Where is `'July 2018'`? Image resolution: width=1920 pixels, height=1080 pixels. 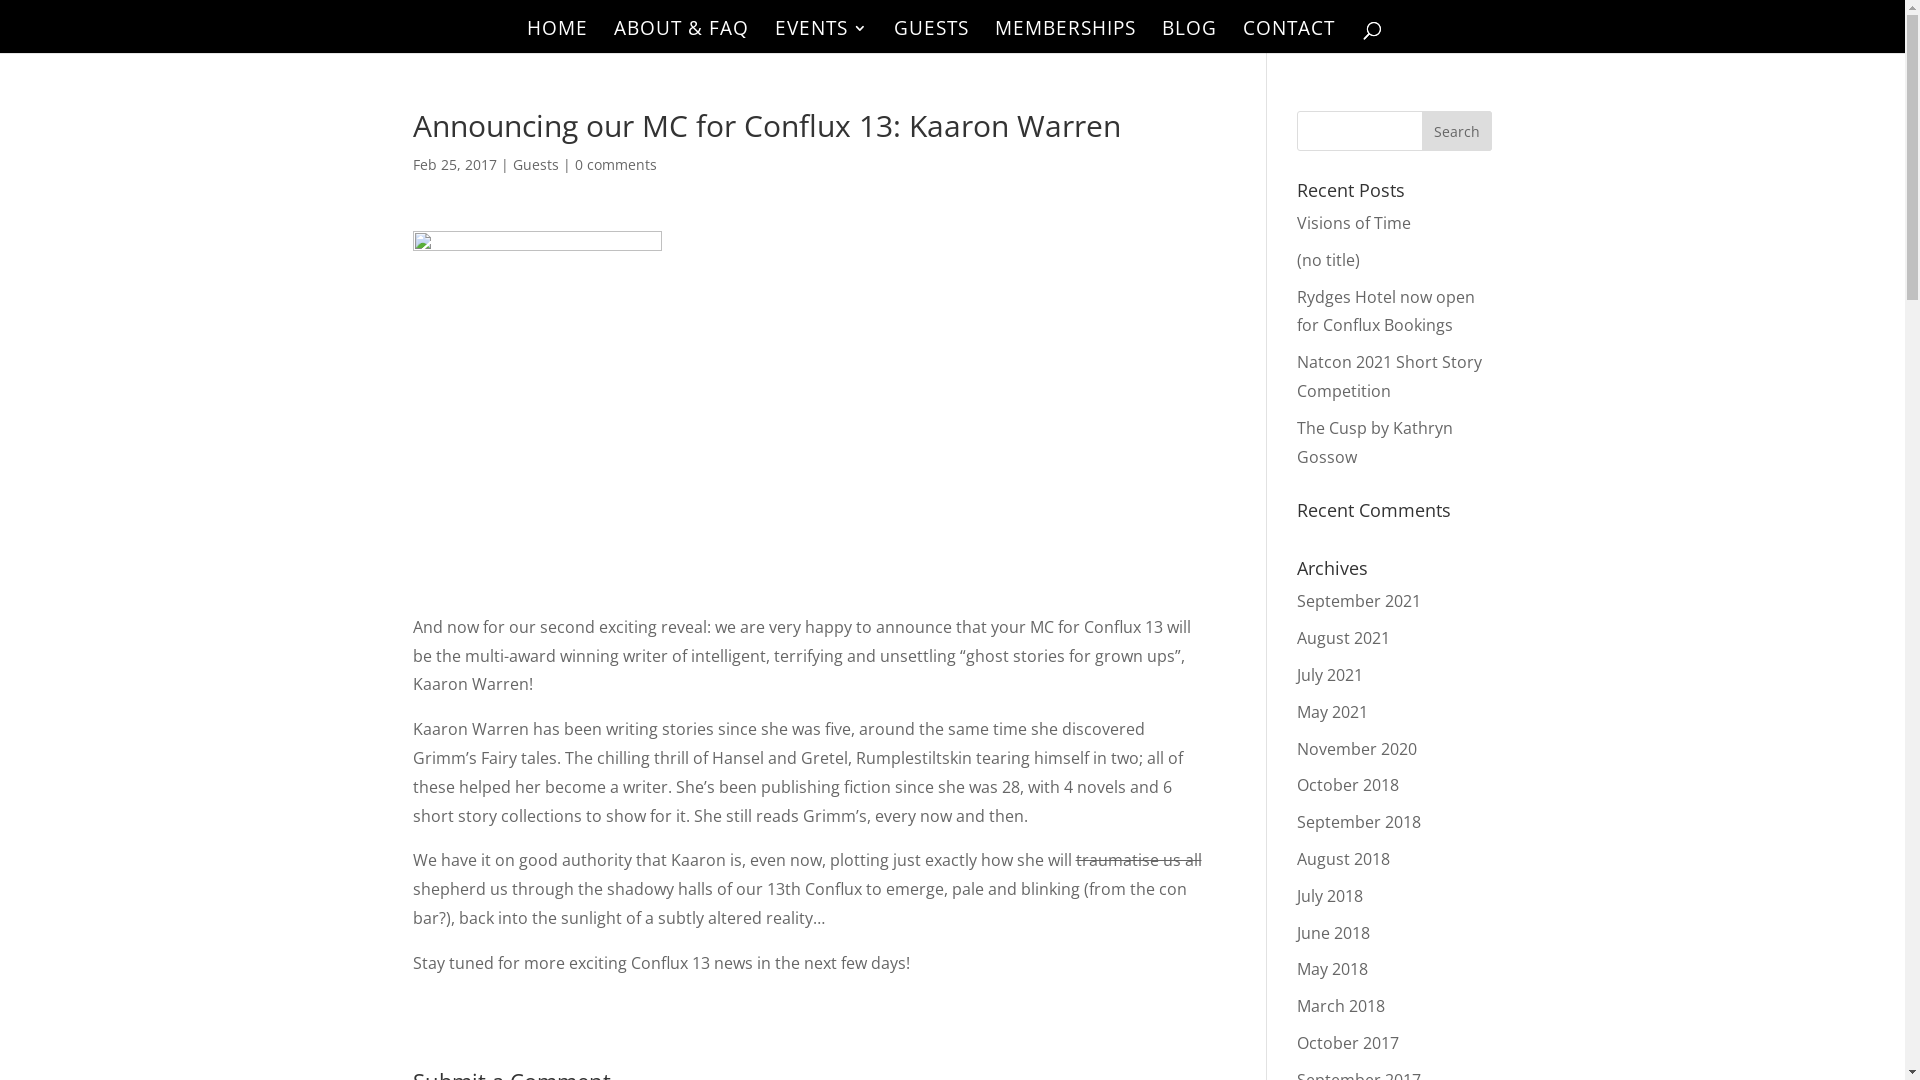
'July 2018' is located at coordinates (1296, 894).